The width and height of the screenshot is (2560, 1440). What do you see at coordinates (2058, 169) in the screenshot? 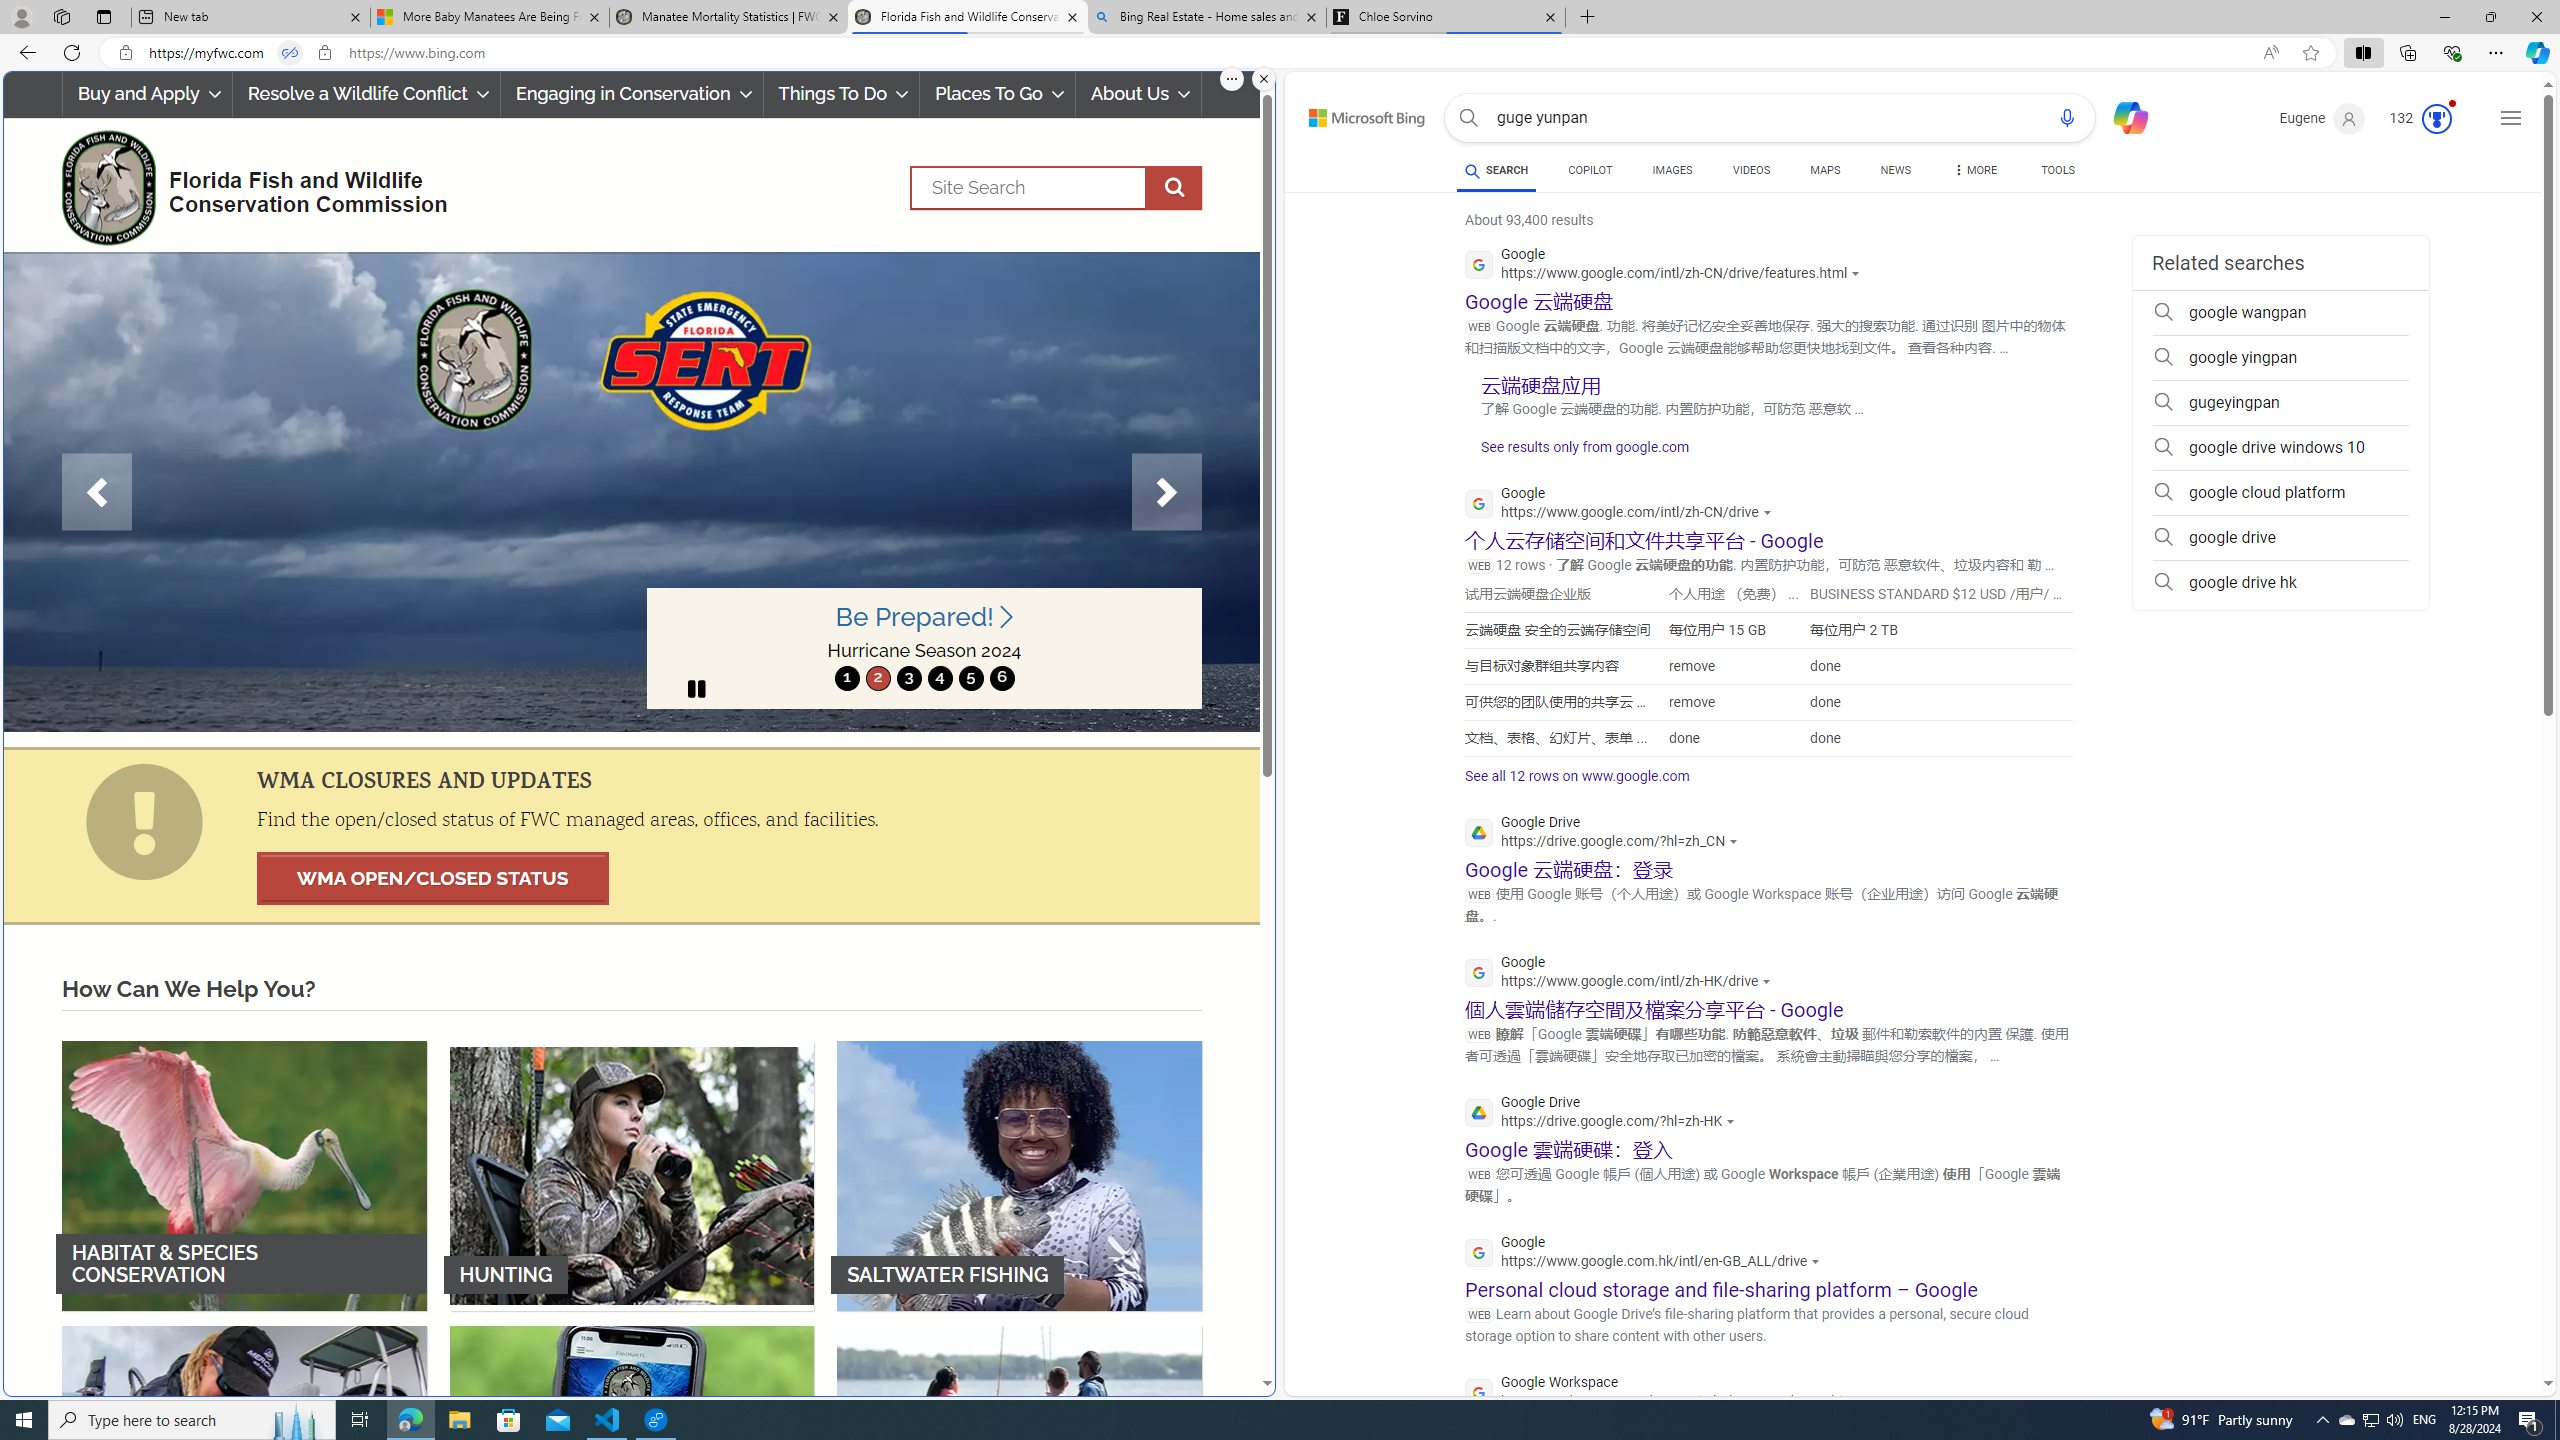
I see `'TOOLS'` at bounding box center [2058, 169].